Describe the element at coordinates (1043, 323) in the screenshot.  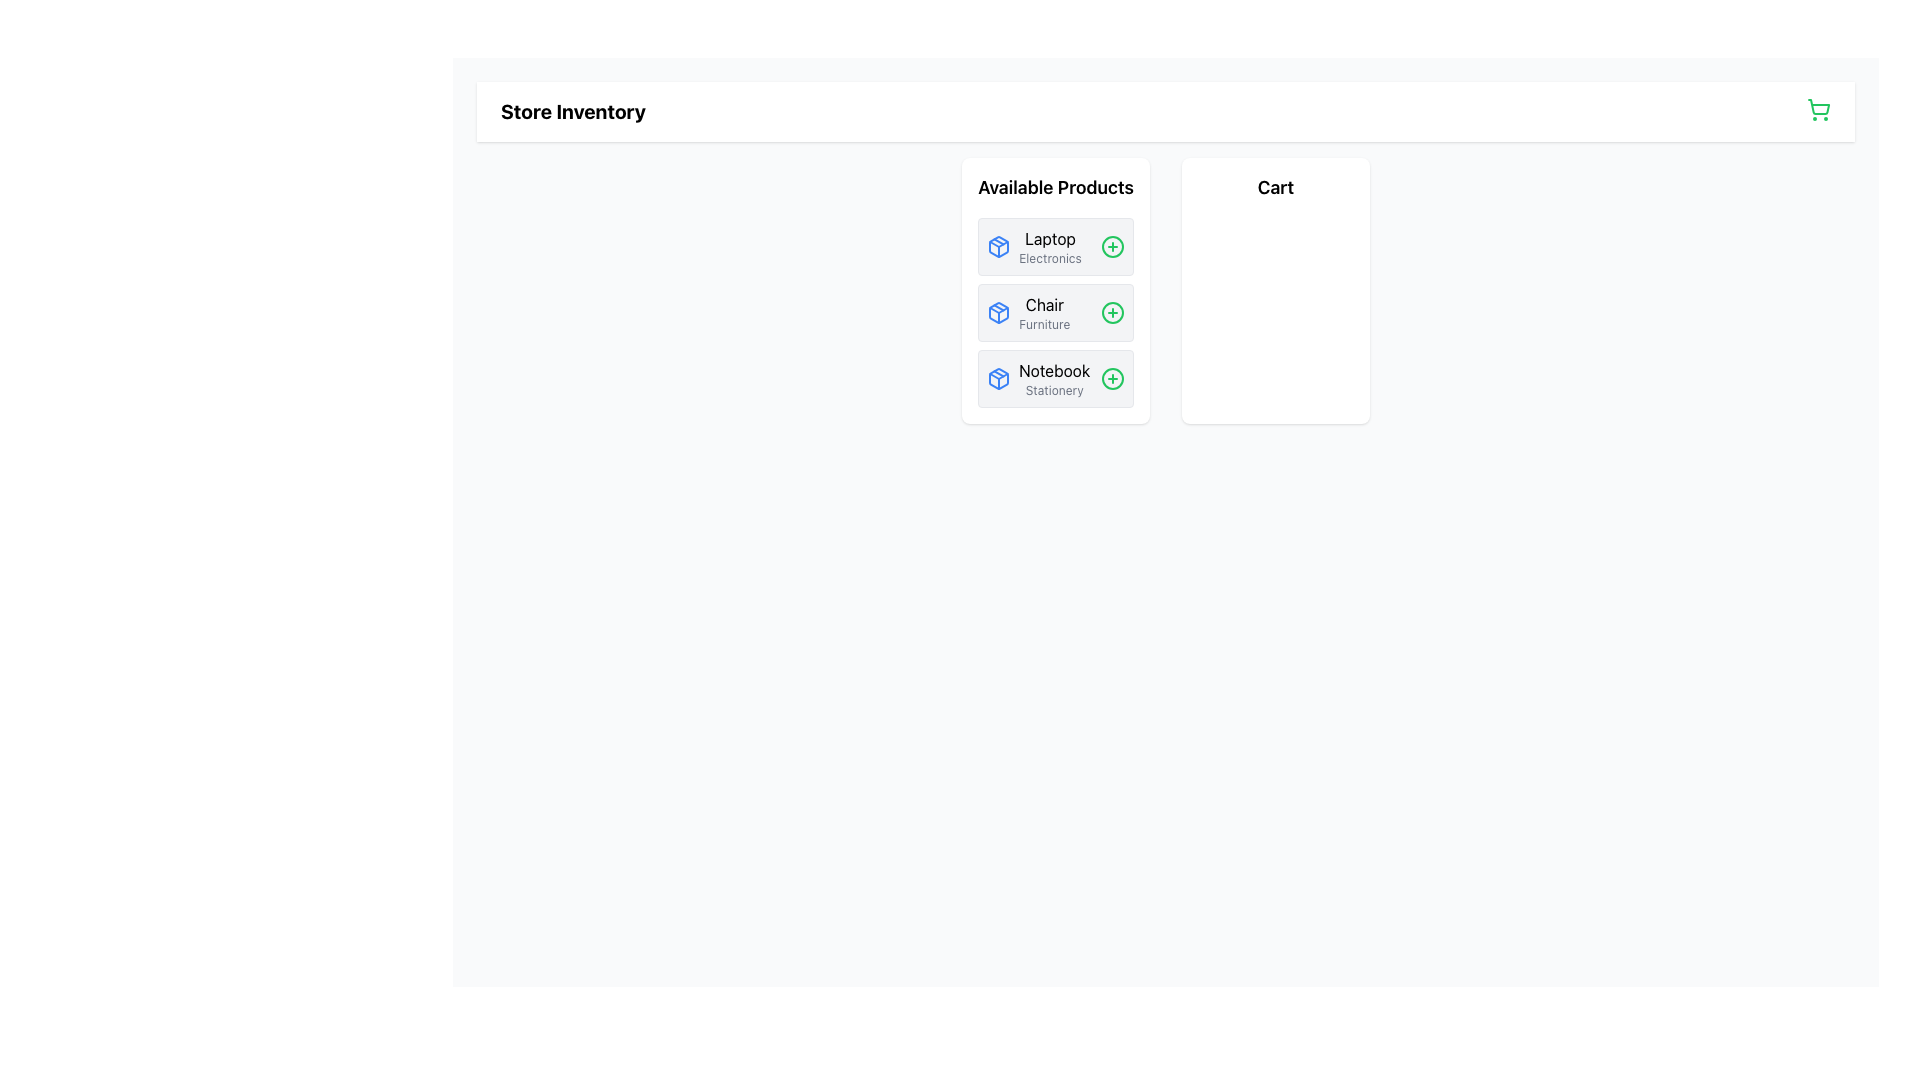
I see `the Text Label that provides a category or descriptive tag for the product 'Chair', located directly below the main title within the 'Available Products' section` at that location.